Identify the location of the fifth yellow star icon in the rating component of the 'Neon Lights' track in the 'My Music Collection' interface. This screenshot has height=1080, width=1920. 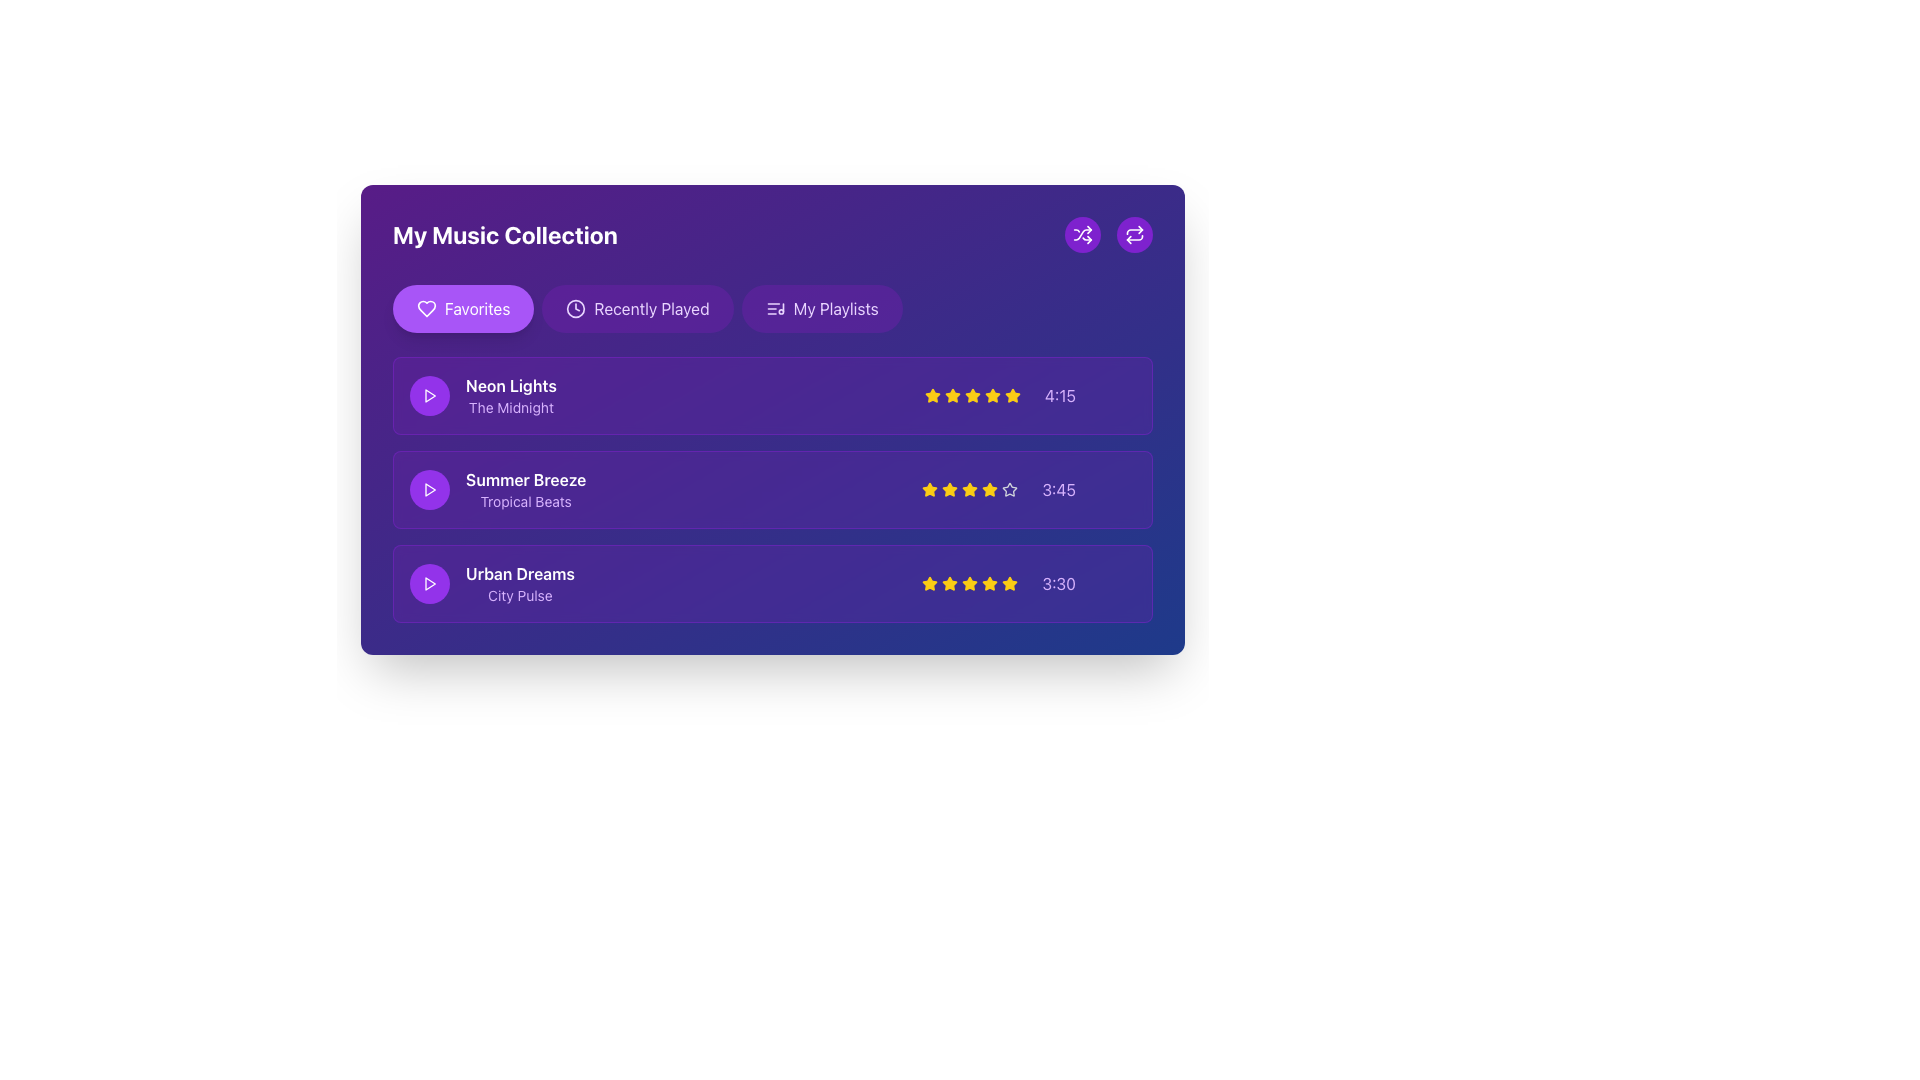
(992, 396).